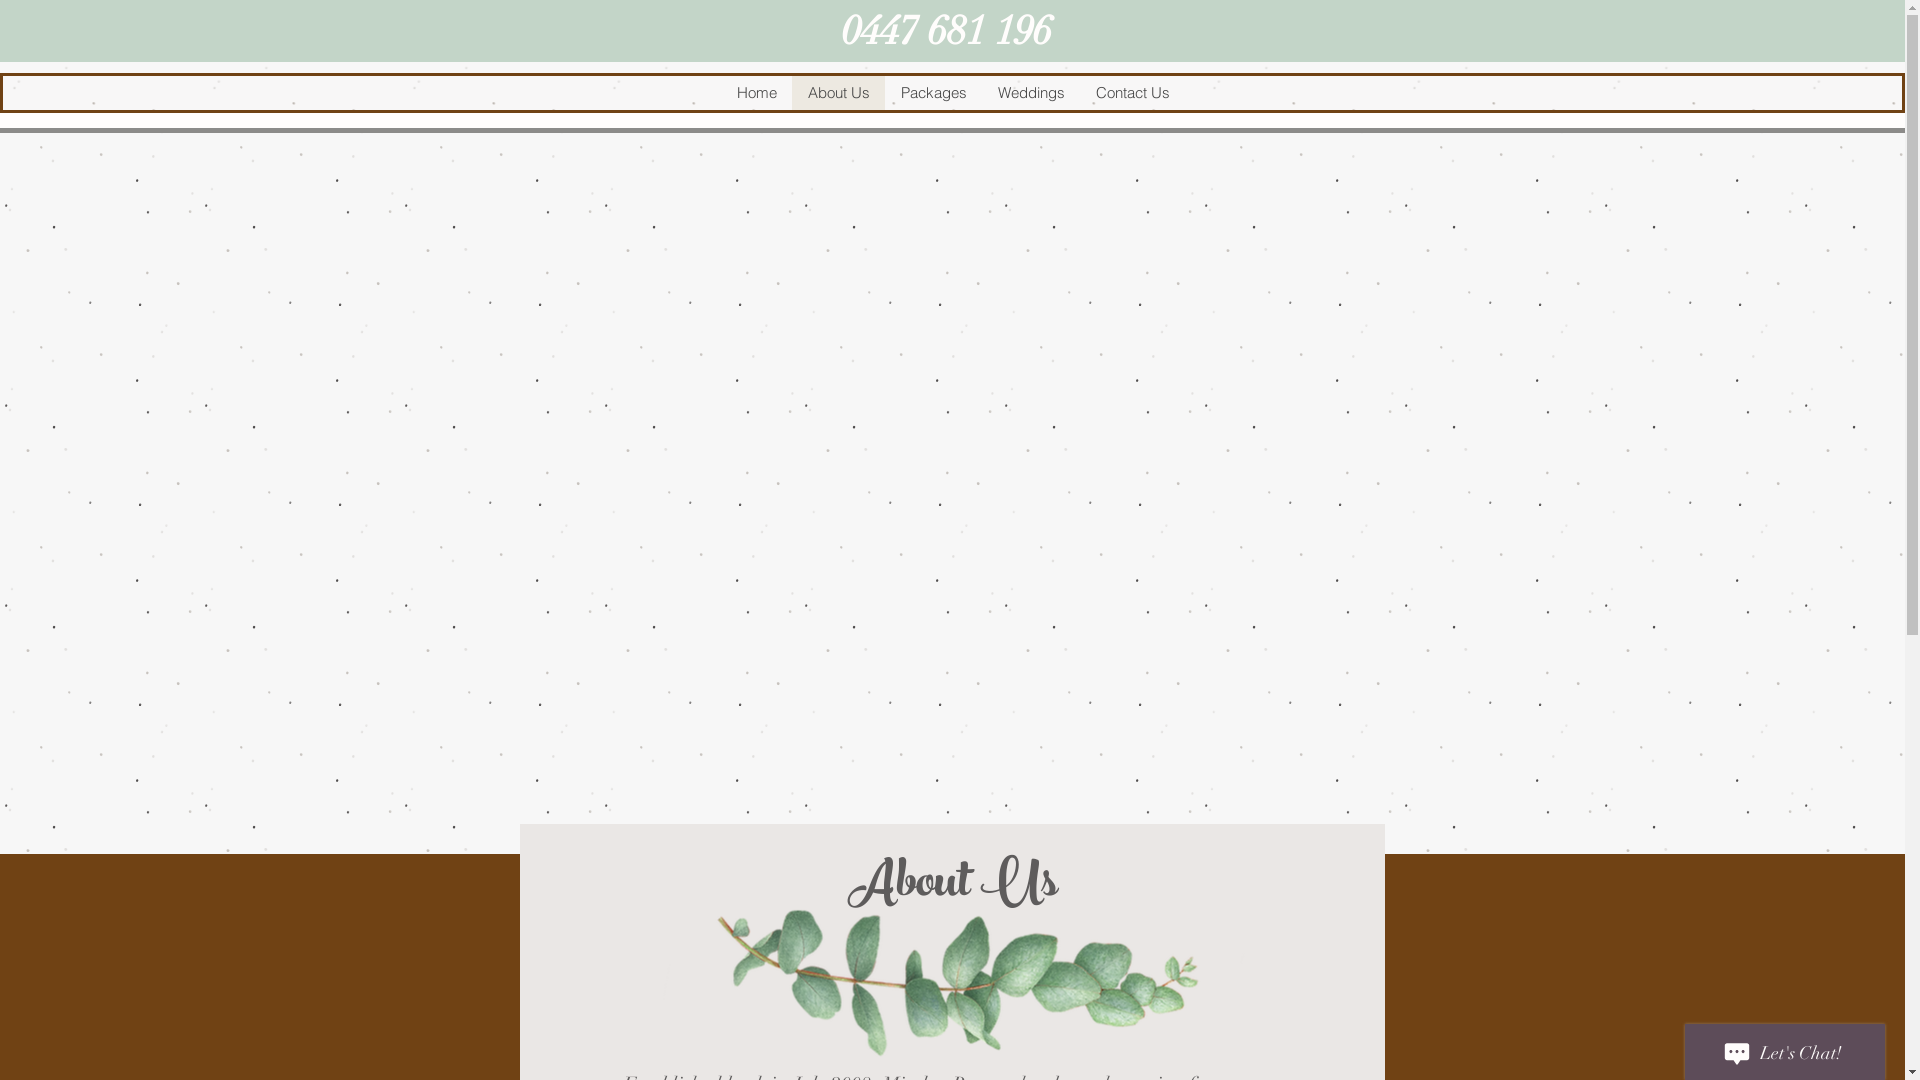 This screenshot has width=1920, height=1080. I want to click on 'Packages', so click(931, 92).